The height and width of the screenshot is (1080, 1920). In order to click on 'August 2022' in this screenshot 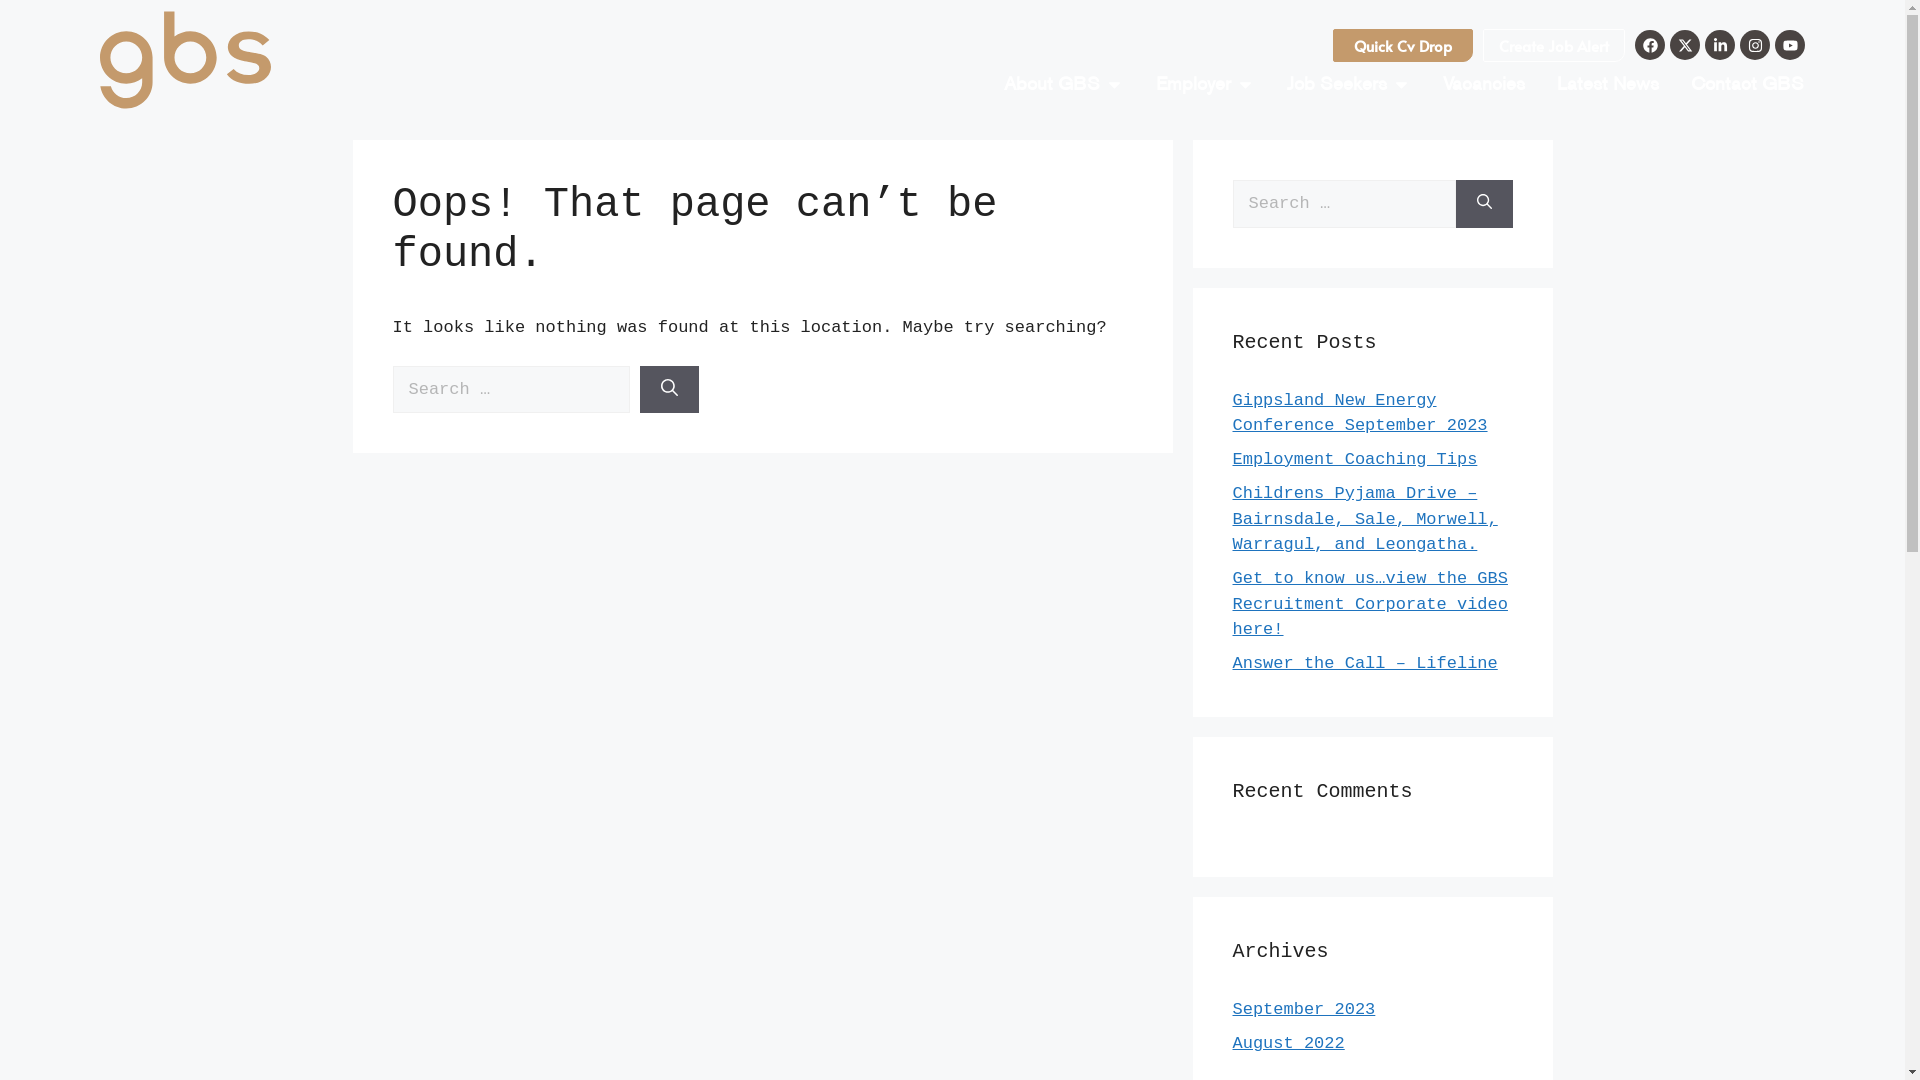, I will do `click(1287, 1042)`.